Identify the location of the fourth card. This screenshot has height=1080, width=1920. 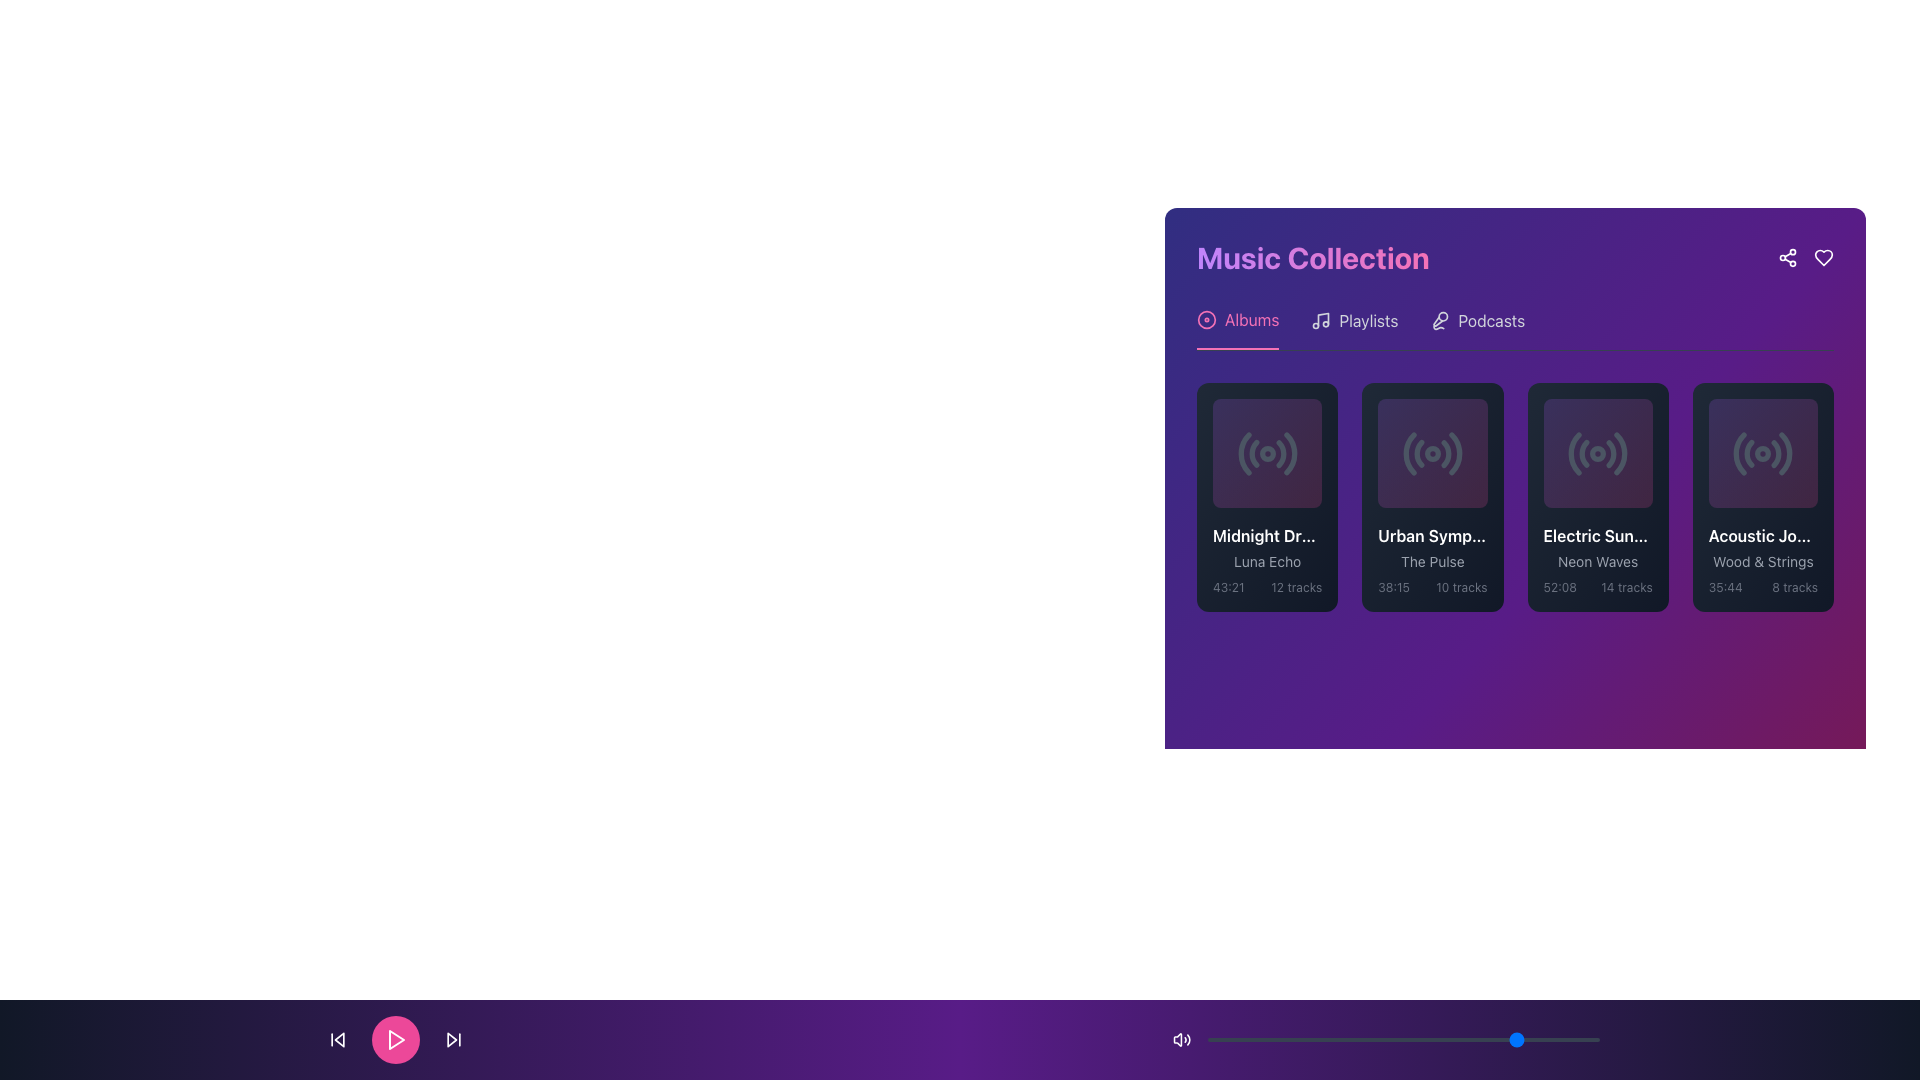
(1763, 496).